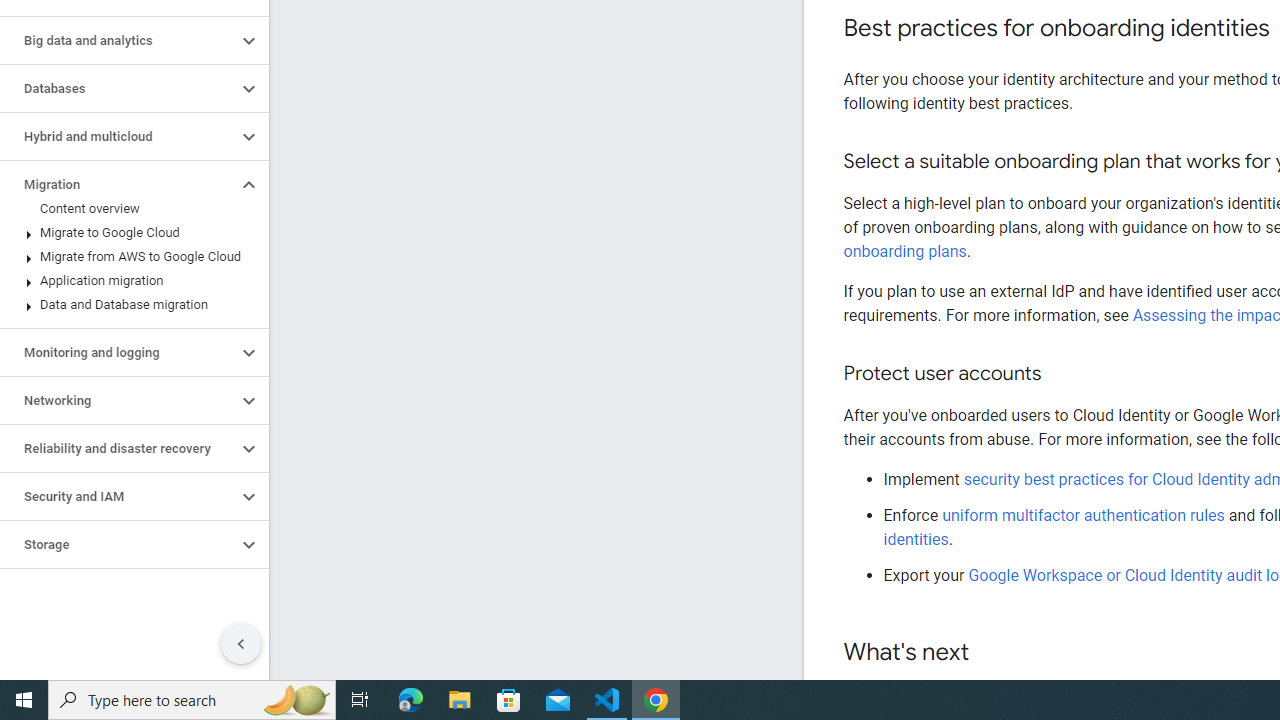 This screenshot has height=720, width=1280. What do you see at coordinates (117, 496) in the screenshot?
I see `'Security and IAM'` at bounding box center [117, 496].